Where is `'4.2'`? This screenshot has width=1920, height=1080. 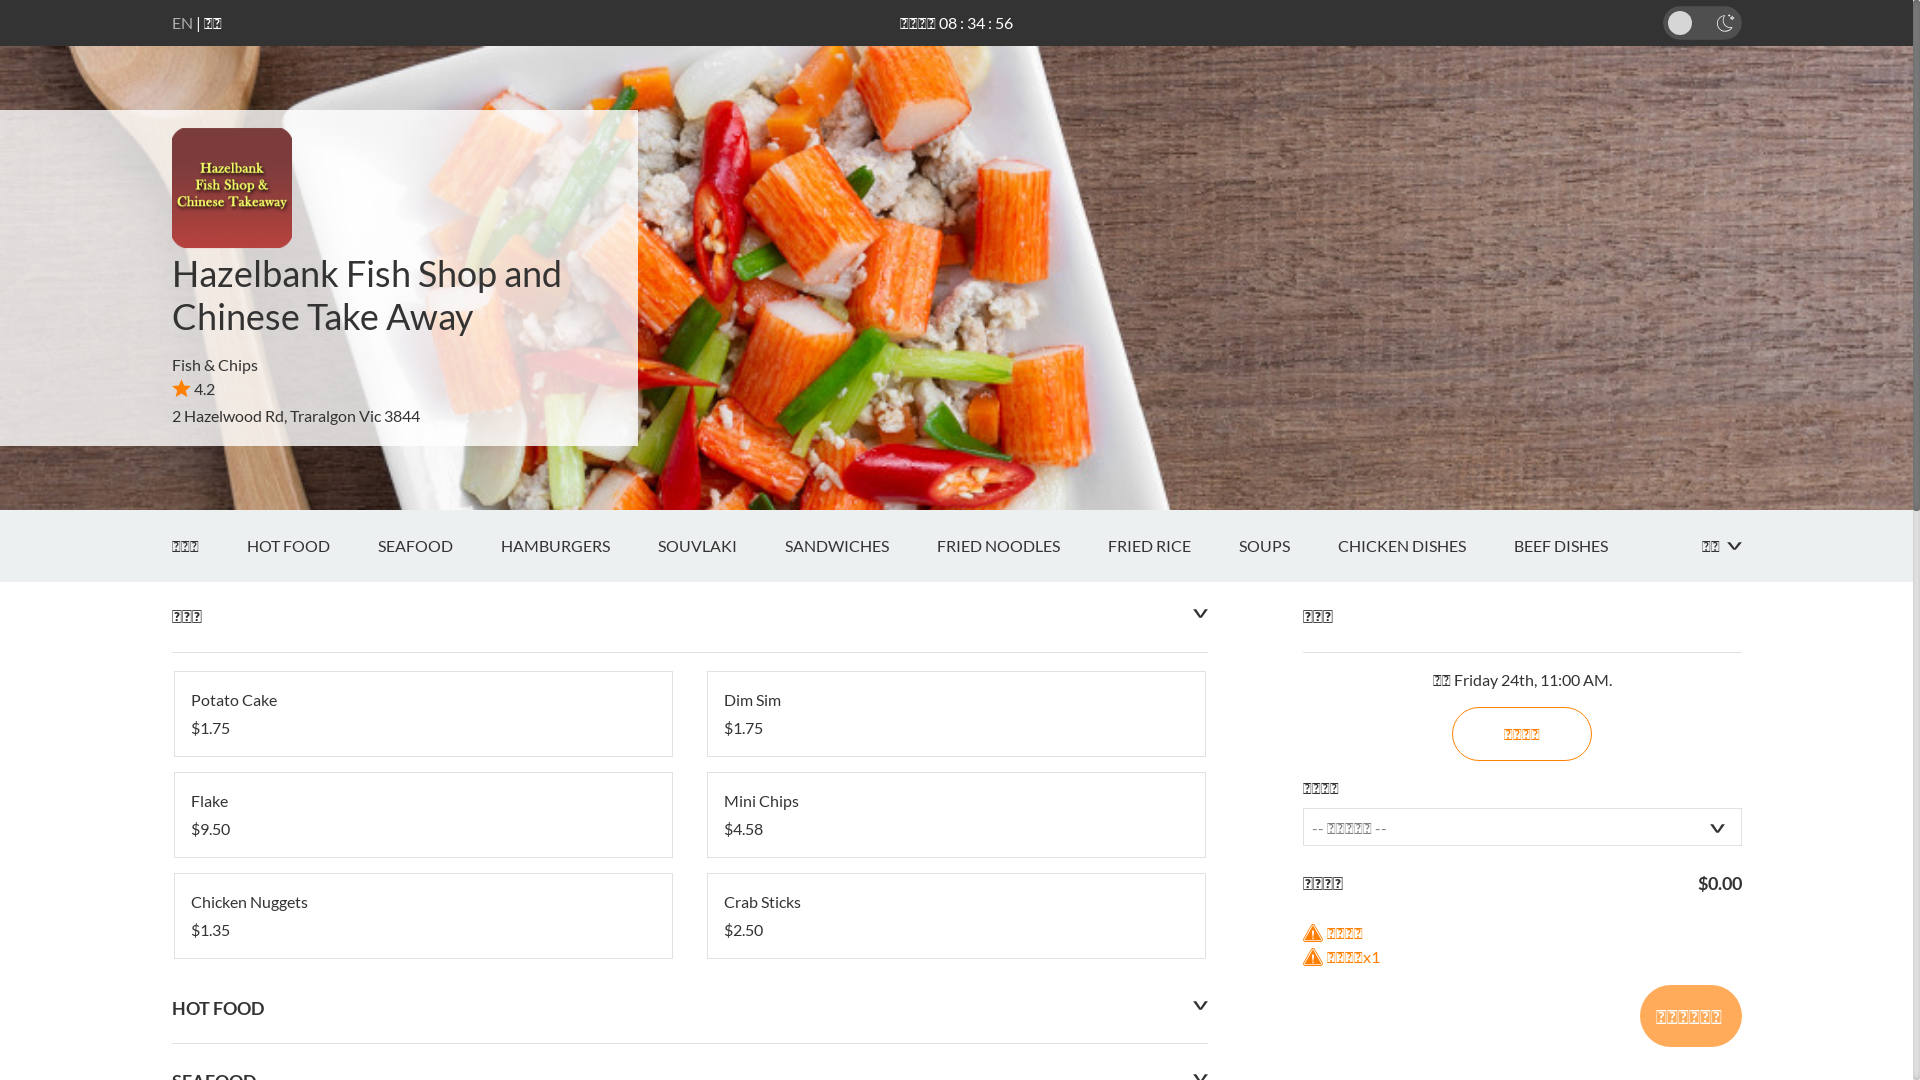
'4.2' is located at coordinates (193, 388).